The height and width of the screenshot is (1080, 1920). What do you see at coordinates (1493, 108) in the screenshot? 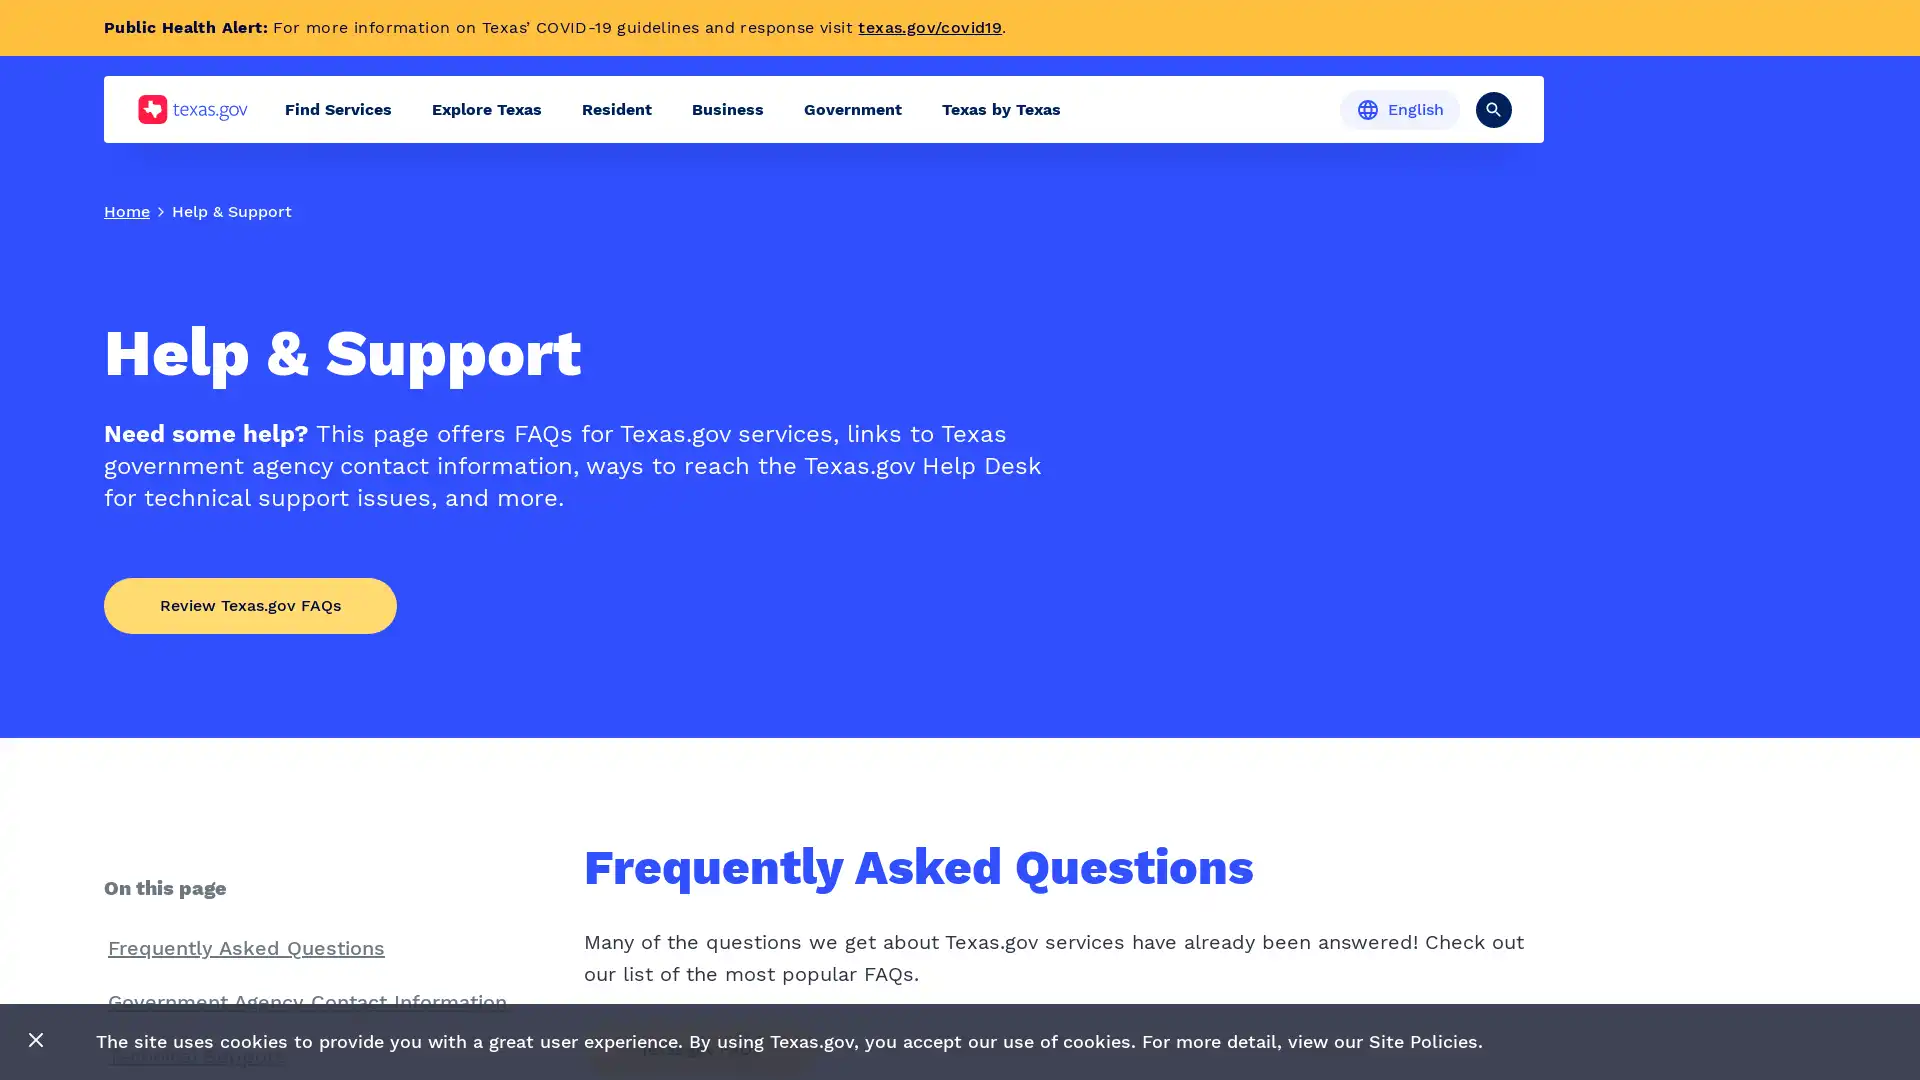
I see `Search` at bounding box center [1493, 108].